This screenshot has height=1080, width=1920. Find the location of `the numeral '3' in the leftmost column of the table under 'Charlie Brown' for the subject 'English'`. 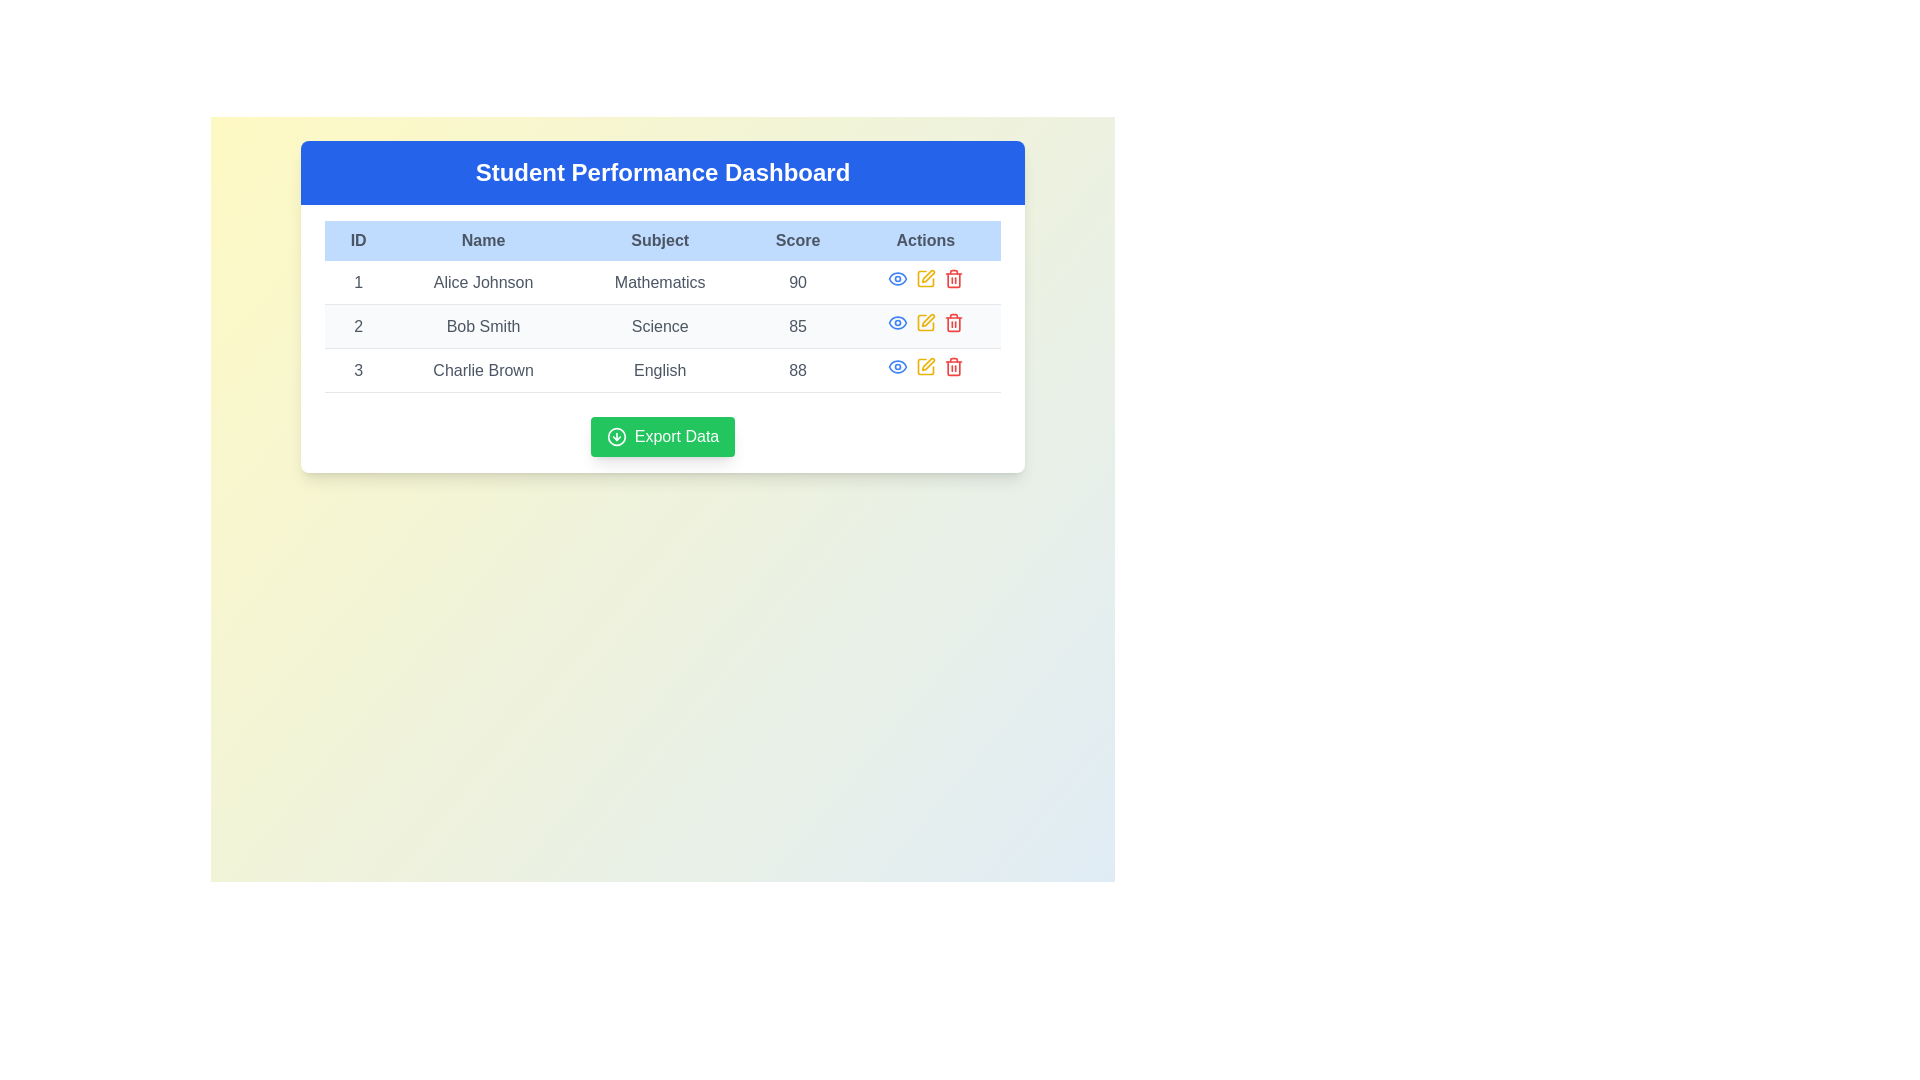

the numeral '3' in the leftmost column of the table under 'Charlie Brown' for the subject 'English' is located at coordinates (358, 370).